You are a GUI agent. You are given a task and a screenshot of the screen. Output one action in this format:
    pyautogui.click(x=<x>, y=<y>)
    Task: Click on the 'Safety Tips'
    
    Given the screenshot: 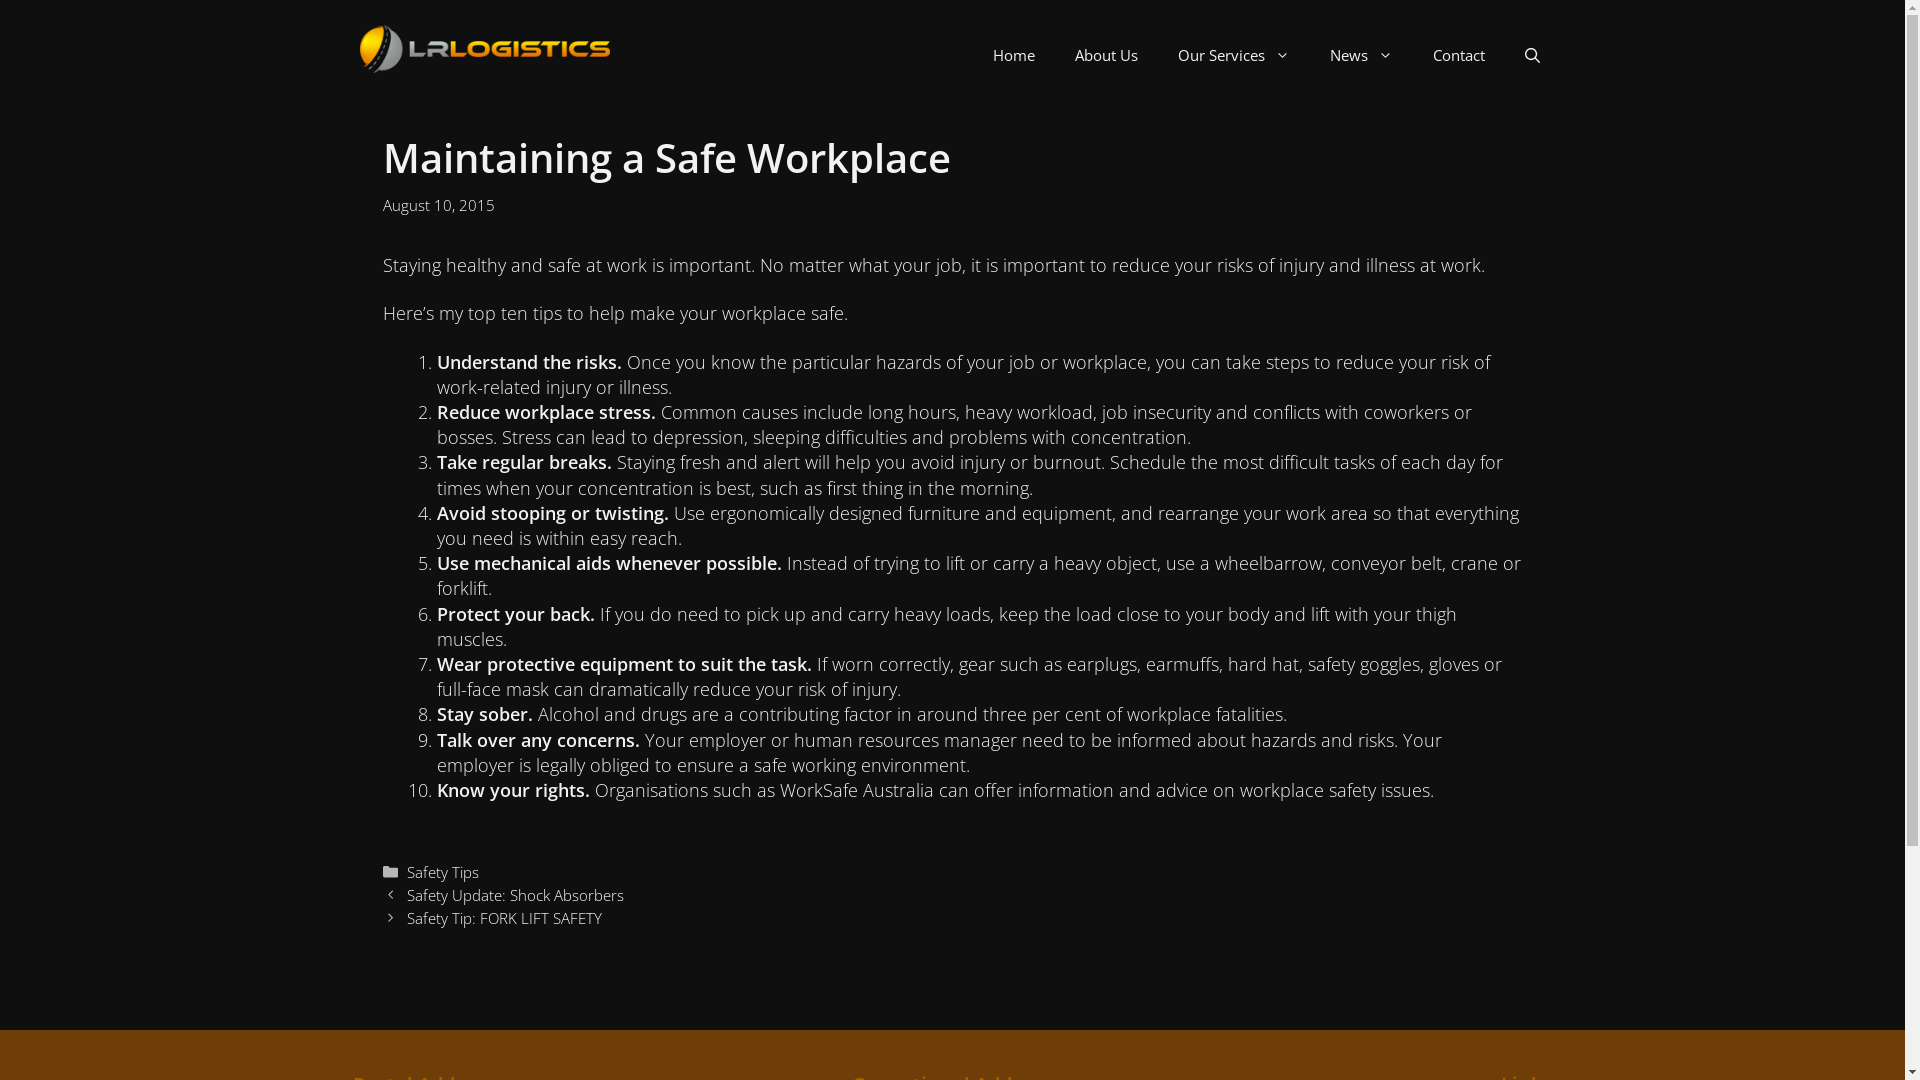 What is the action you would take?
    pyautogui.click(x=441, y=870)
    